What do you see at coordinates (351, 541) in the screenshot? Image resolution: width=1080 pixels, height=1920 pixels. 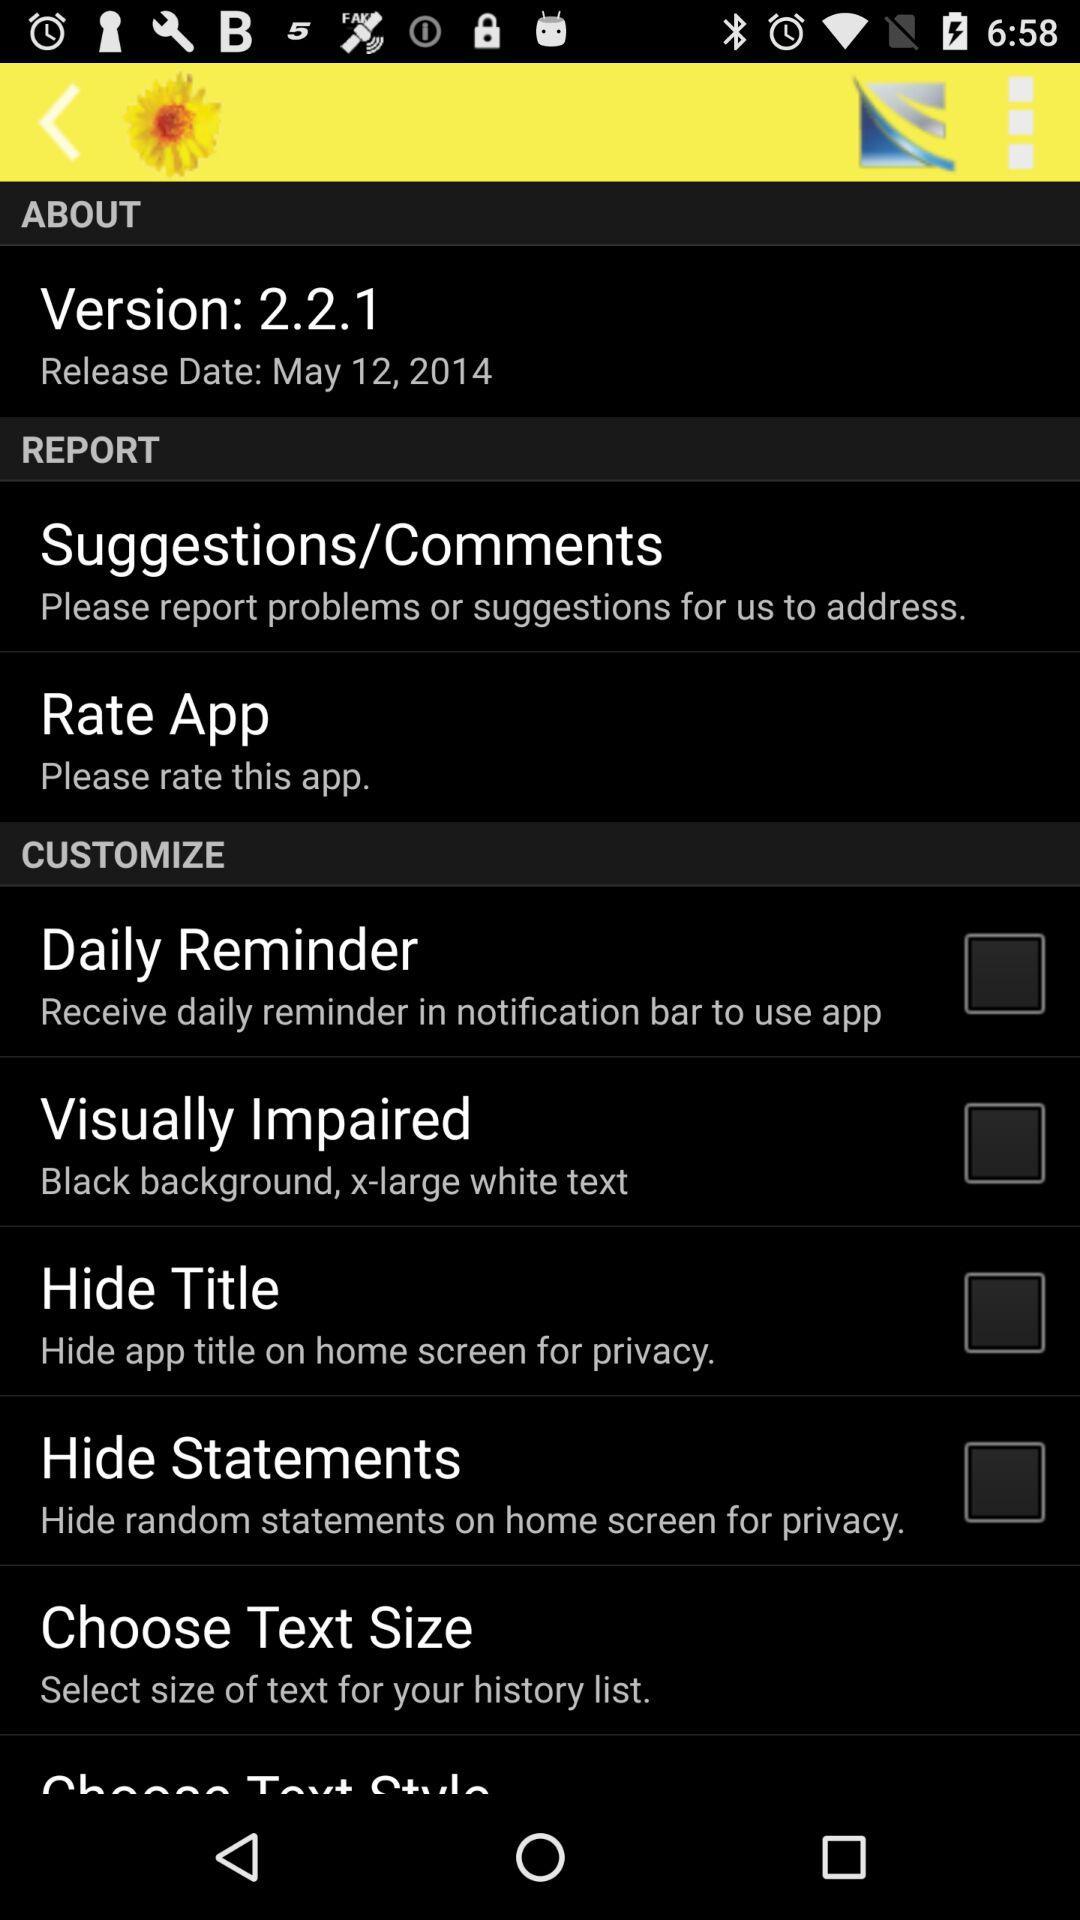 I see `the app above the please report problems` at bounding box center [351, 541].